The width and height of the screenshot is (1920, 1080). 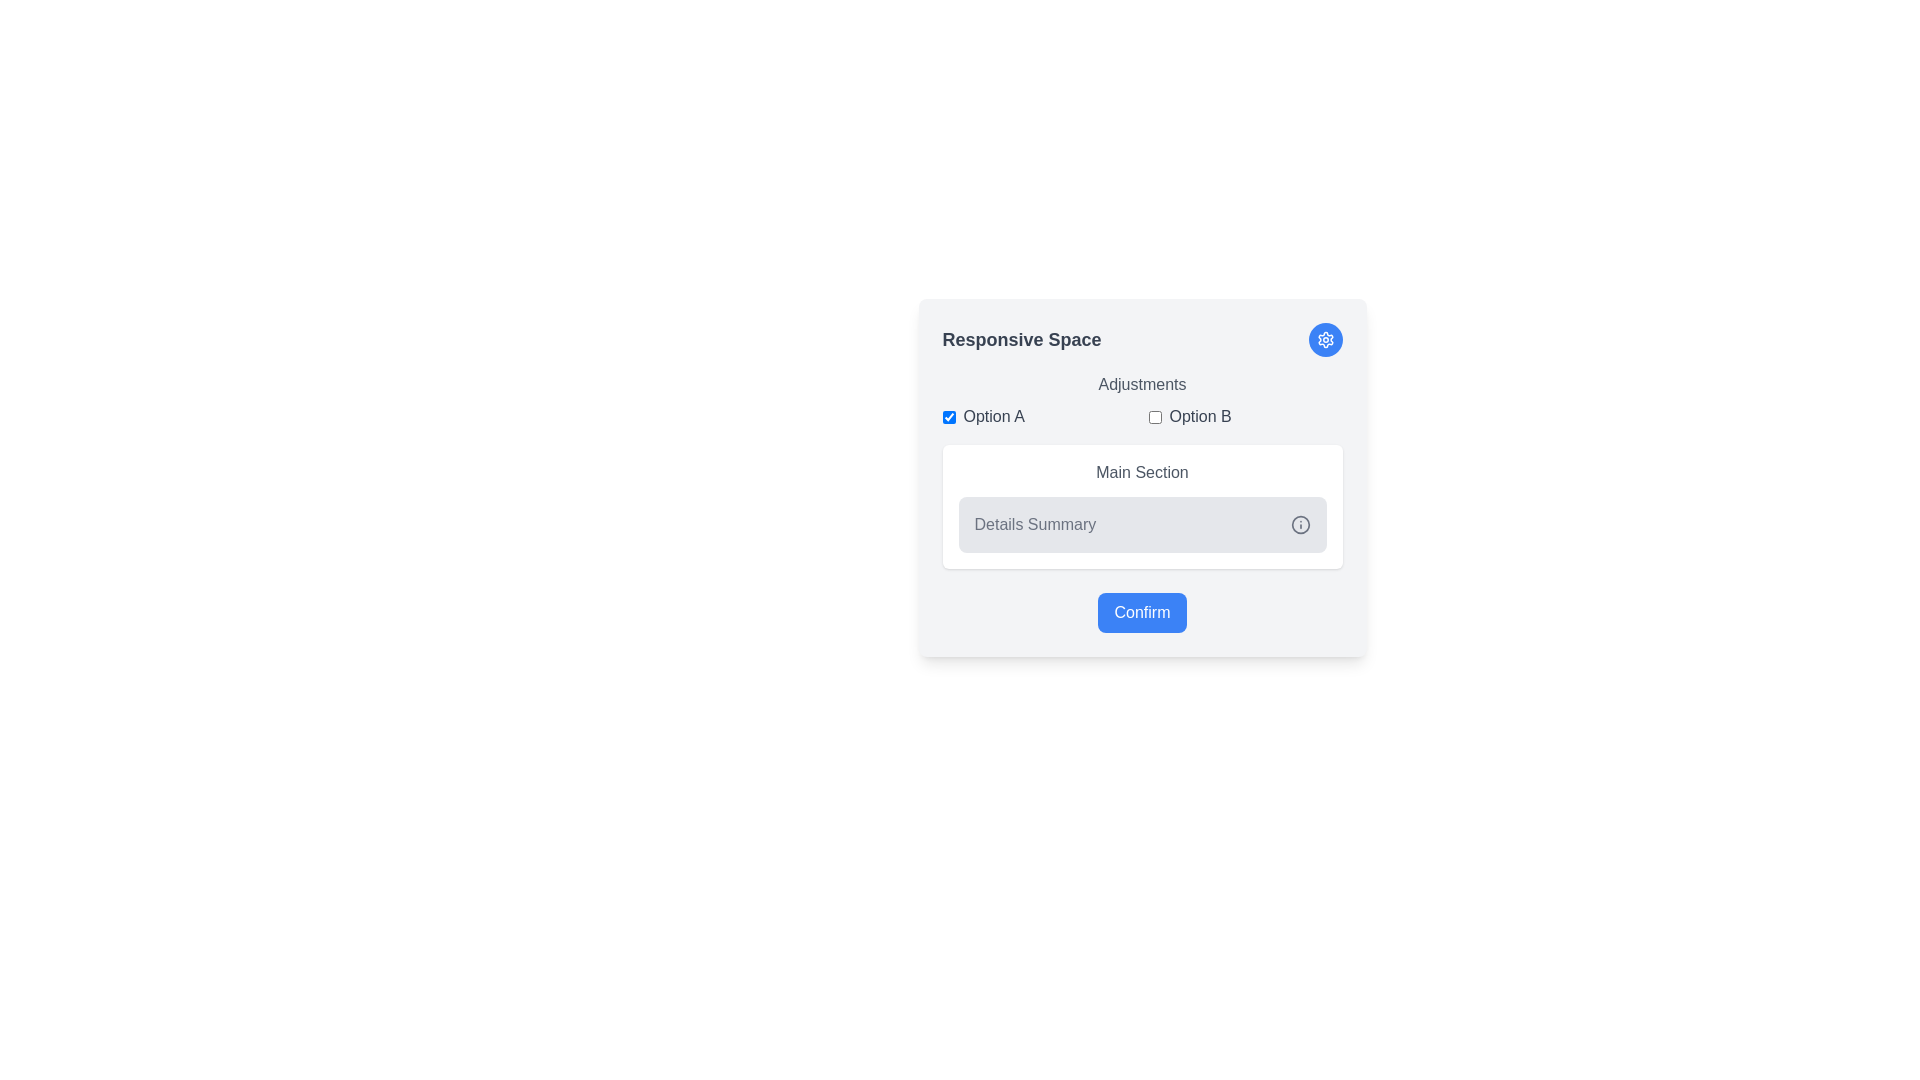 What do you see at coordinates (1325, 338) in the screenshot?
I see `the circular blue button with a white gear icon in the 'Responsive Space' section` at bounding box center [1325, 338].